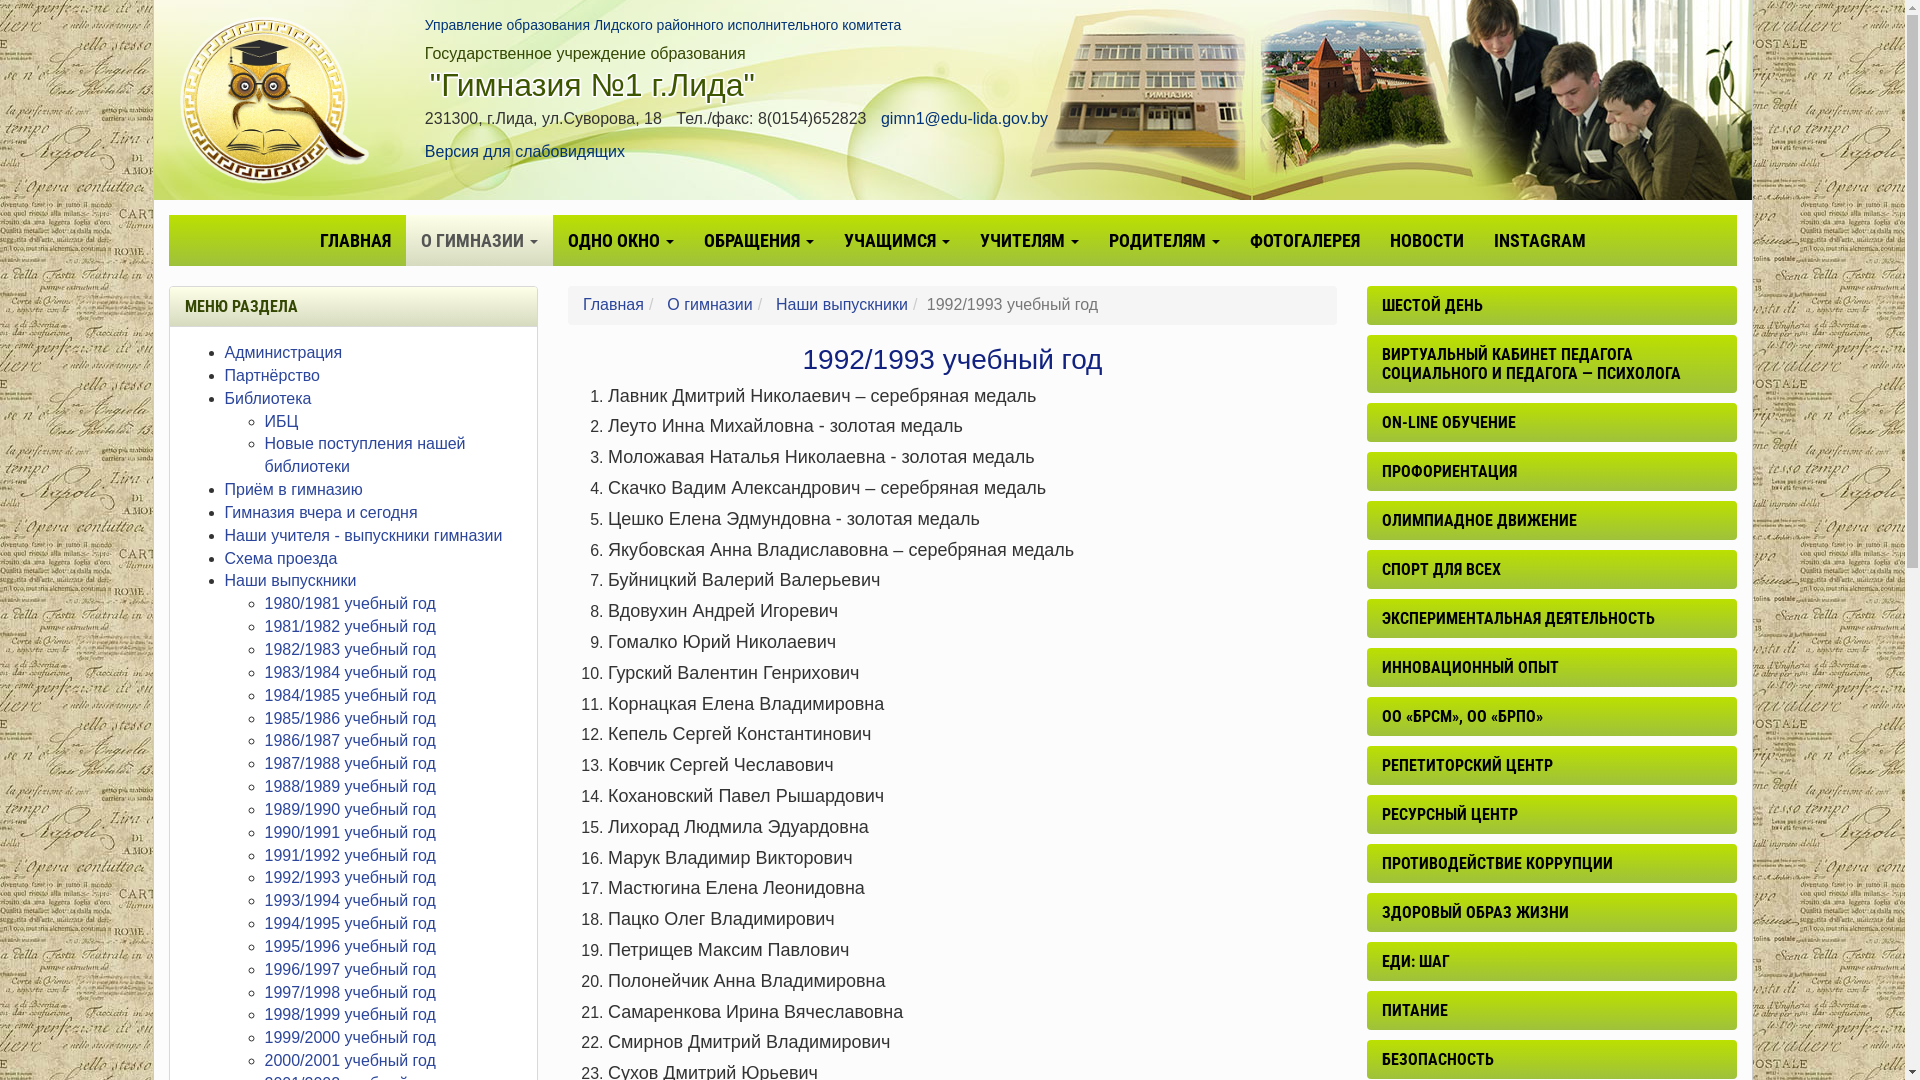  What do you see at coordinates (1538, 239) in the screenshot?
I see `'INSTAGRAM'` at bounding box center [1538, 239].